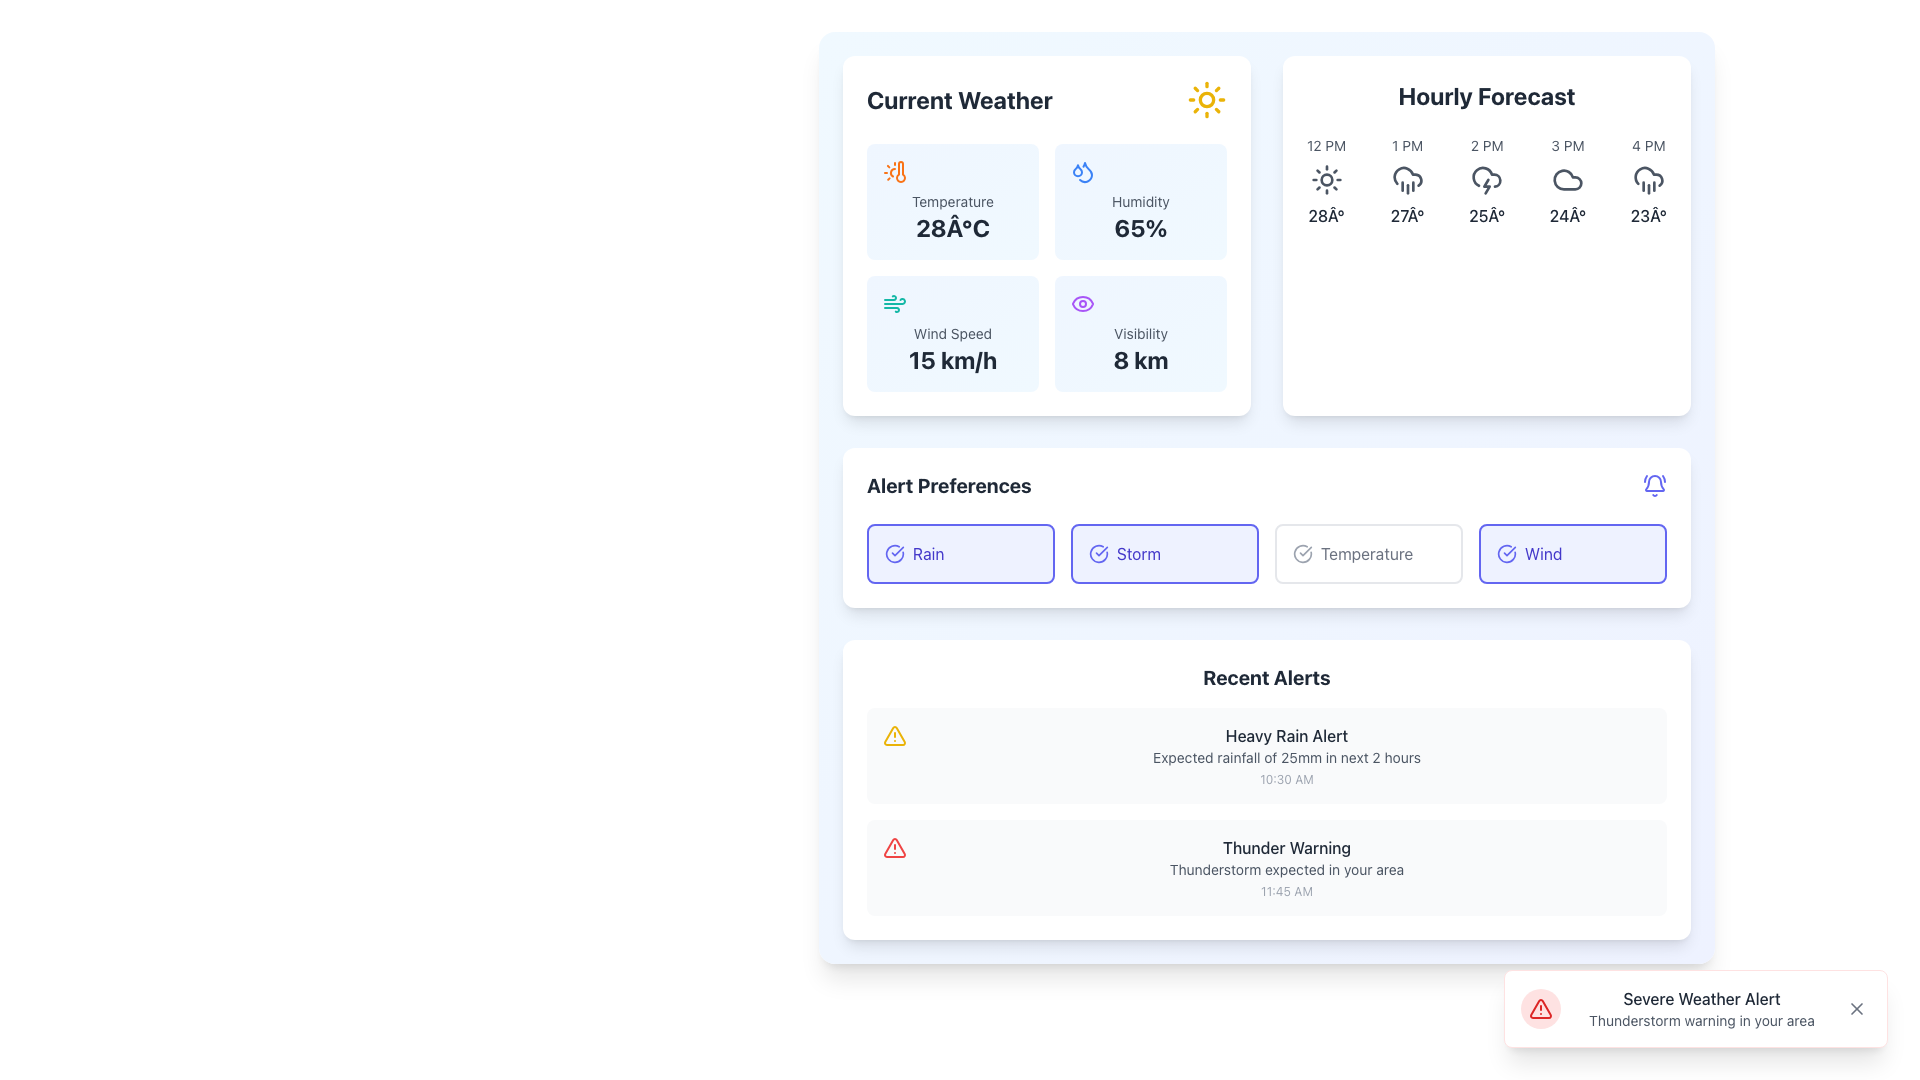 This screenshot has width=1920, height=1080. Describe the element at coordinates (1084, 171) in the screenshot. I see `the humidity icon located to the left of the '65%' text in the 'Current Weather' panel` at that location.